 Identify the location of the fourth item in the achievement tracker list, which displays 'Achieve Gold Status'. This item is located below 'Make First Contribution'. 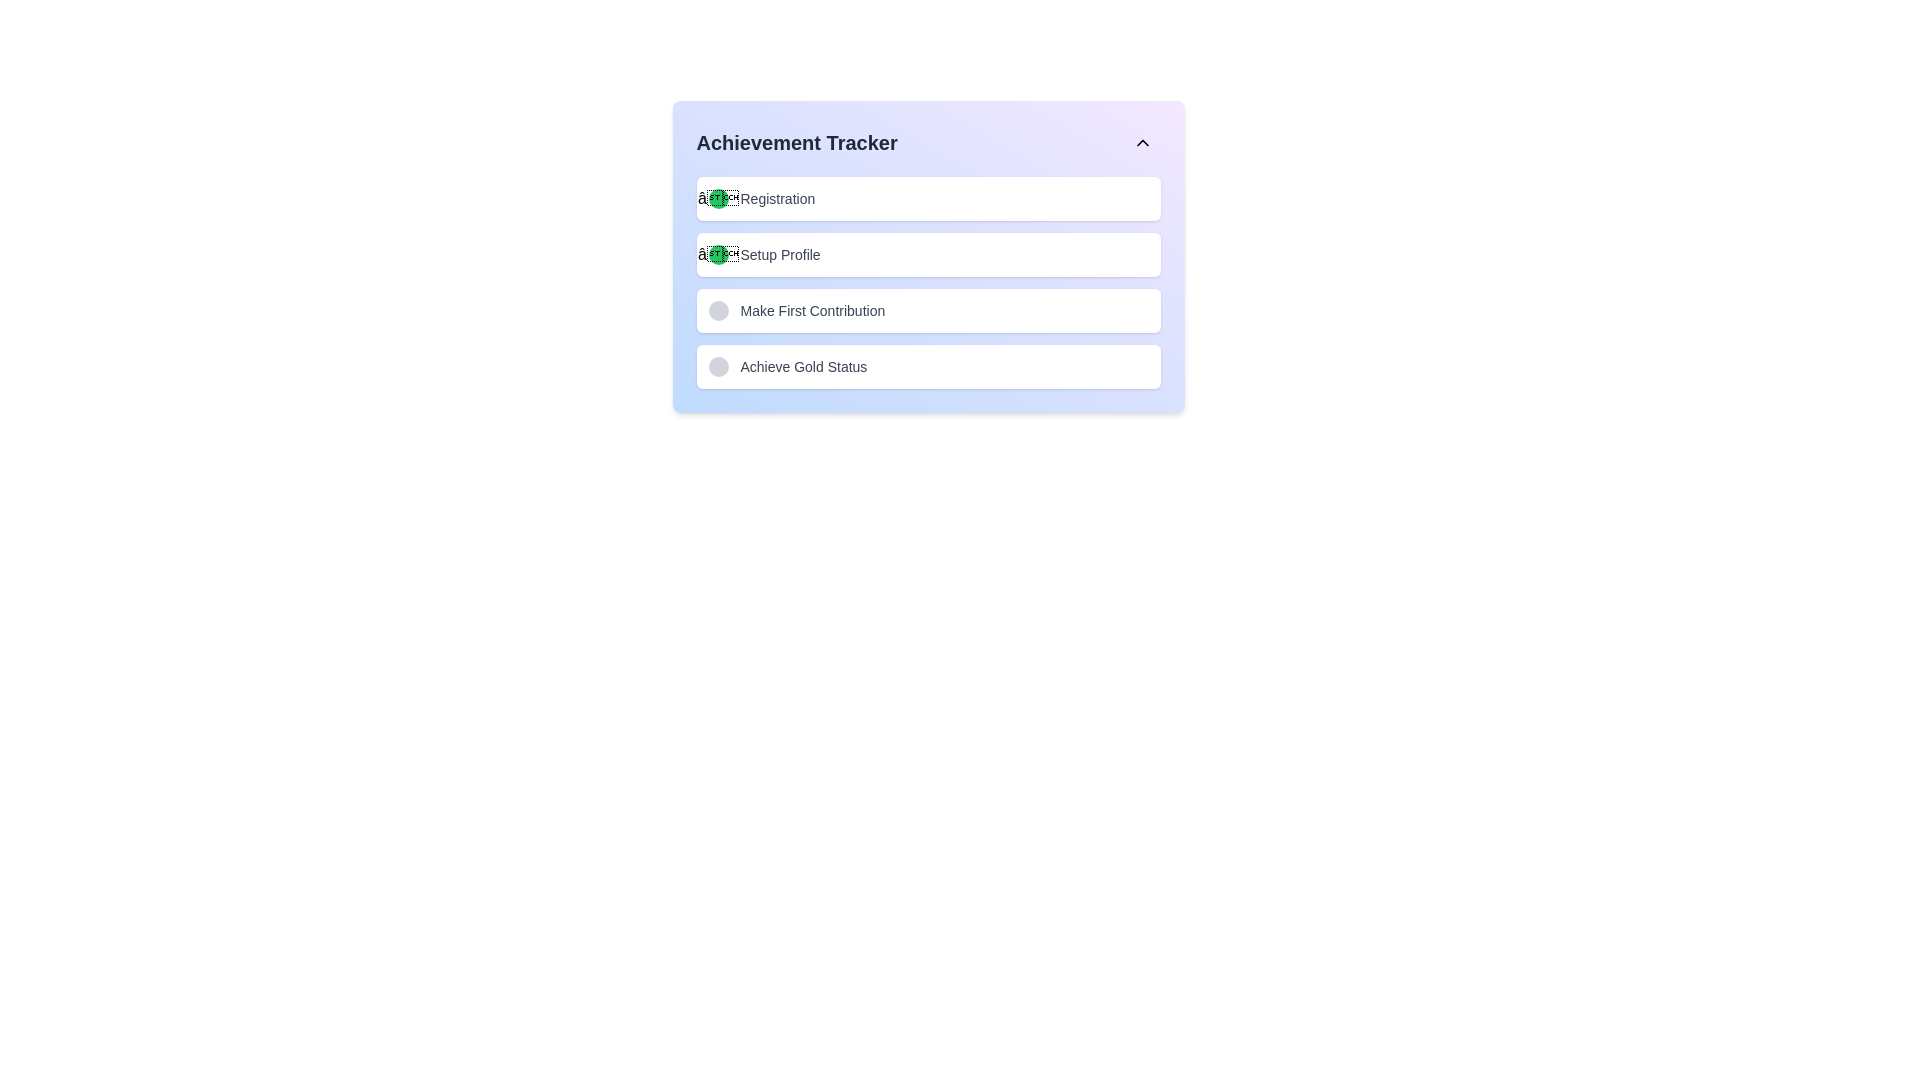
(927, 366).